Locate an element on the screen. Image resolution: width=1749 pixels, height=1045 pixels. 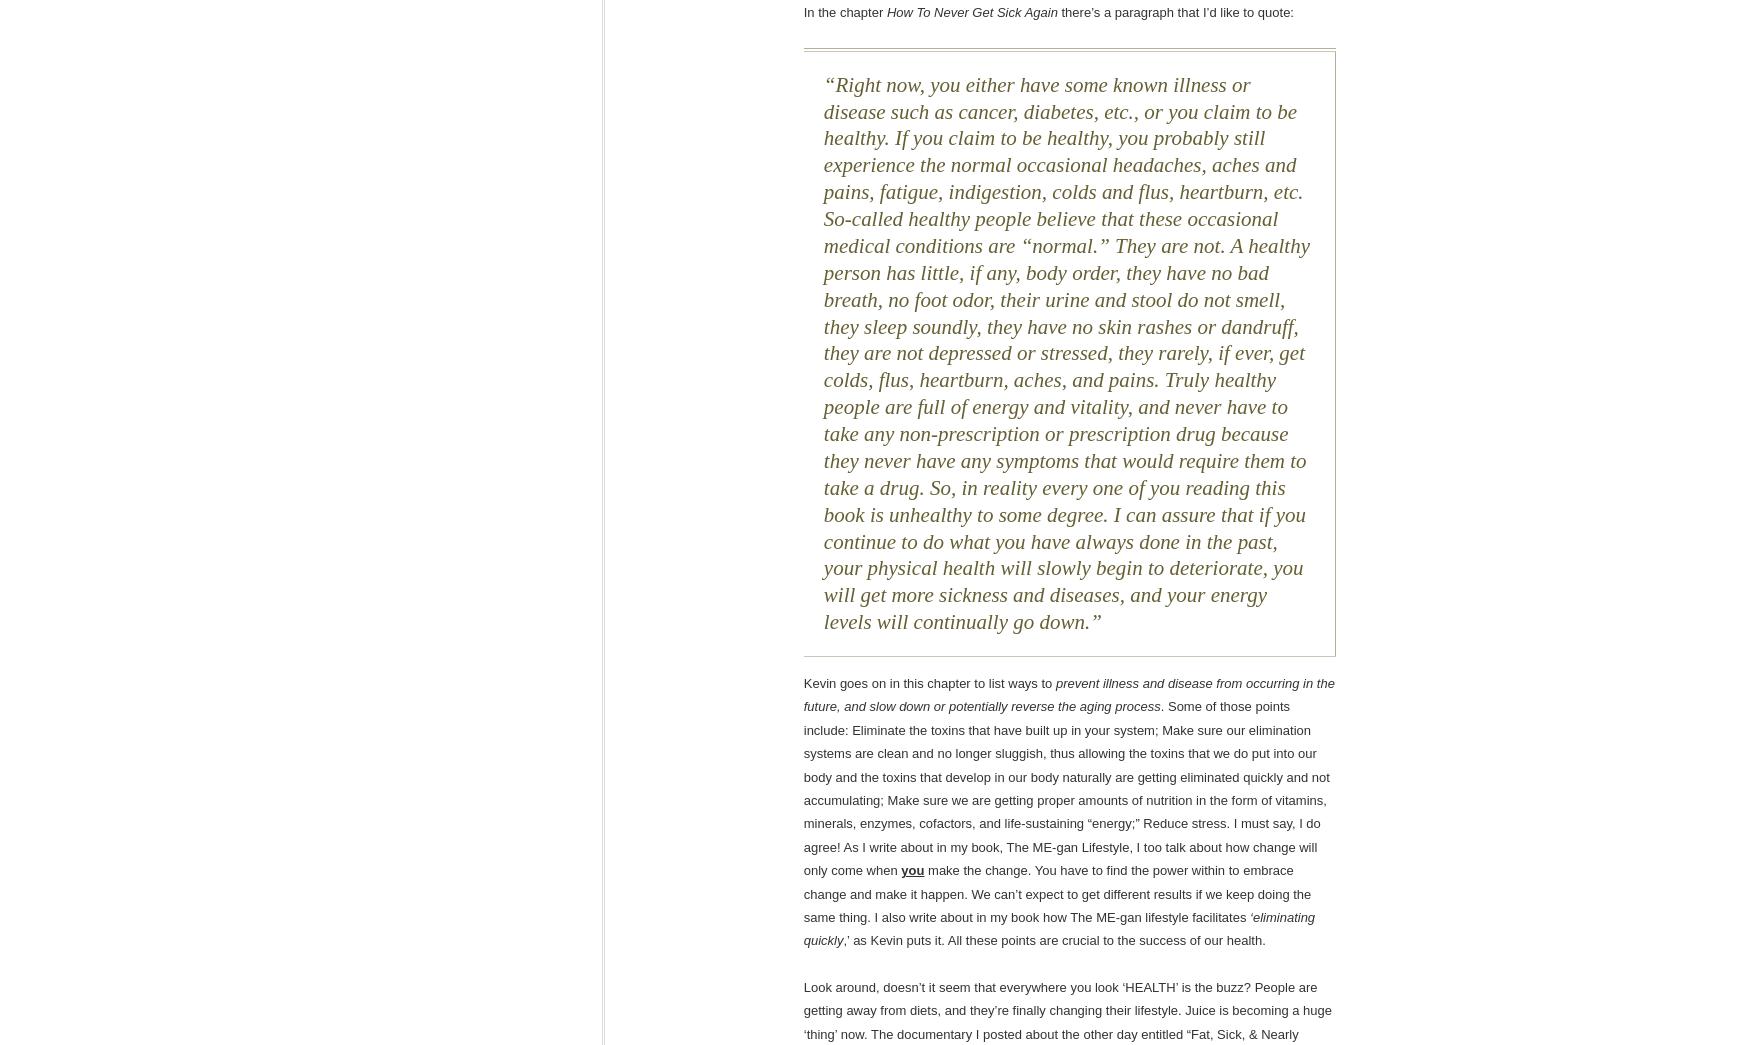
'Right now, you either have some known illness or disease such as cancer, diabetes, etc., or you claim to be healthy. If you claim to be healthy, you probably still experience the normal occasional headaches, aches and pains, fatigue, indigestion, colds and flus, heartburn, etc. So-called healthy people believe that these occasional medical conditions are “normal.” They are not. A healthy person has little, if any, body order, they have no bad breath, no foot odor, their urine and stool do not smell, they sleep soundly, they have no skin rashes or dandruff, they are not depressed or stressed, they rarely, if ever, get colds, flus, heartburn, aches, and pains. Truly healthy people are full of energy and vitality, and never have to take any non-prescription or prescription drug because they never have any symptoms that would require them to take a drug. So, in reality every one of you reading this book is unhealthy to some degree. I can assure that if you continue to do what you have always done in the past, your physical health will slowly begin to deteriorate, you will get more sickness and diseases, and your energy levels will continually go down.' is located at coordinates (1066, 352).